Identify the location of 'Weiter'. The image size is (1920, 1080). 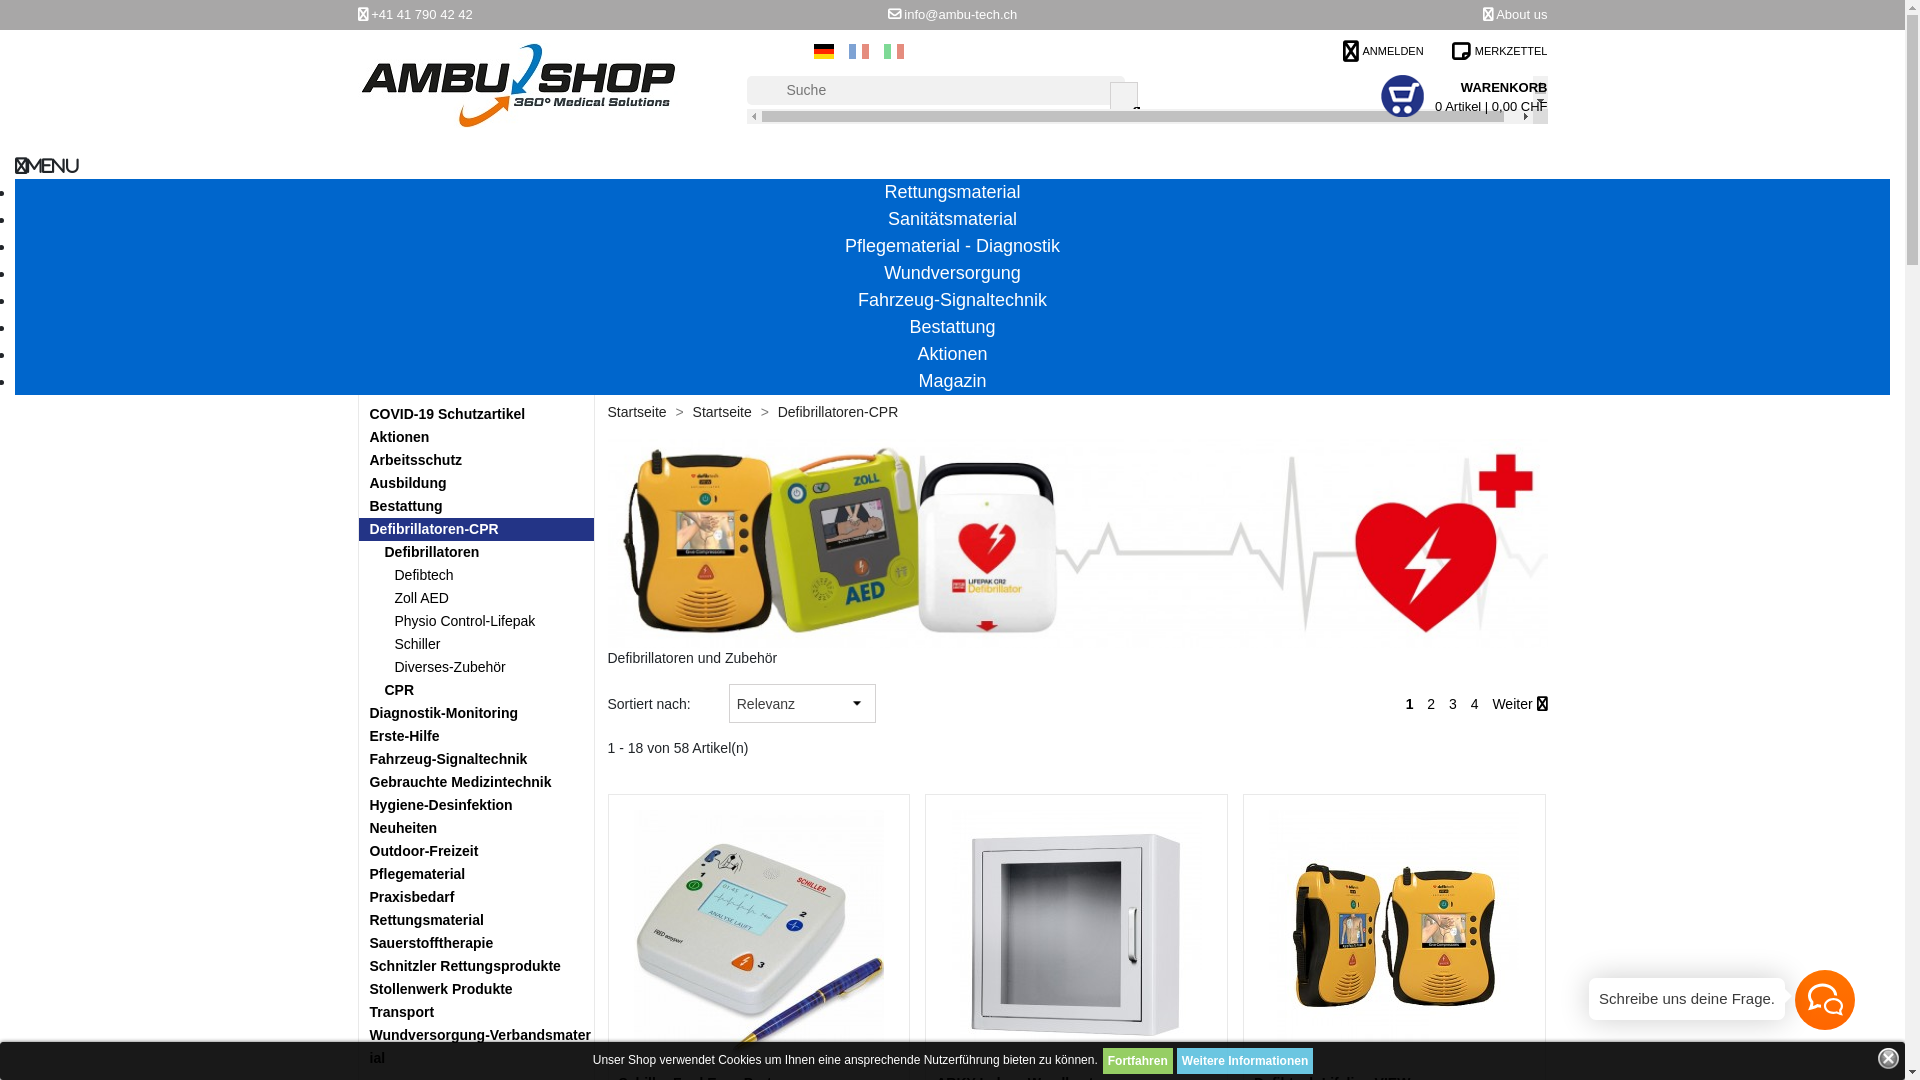
(1519, 703).